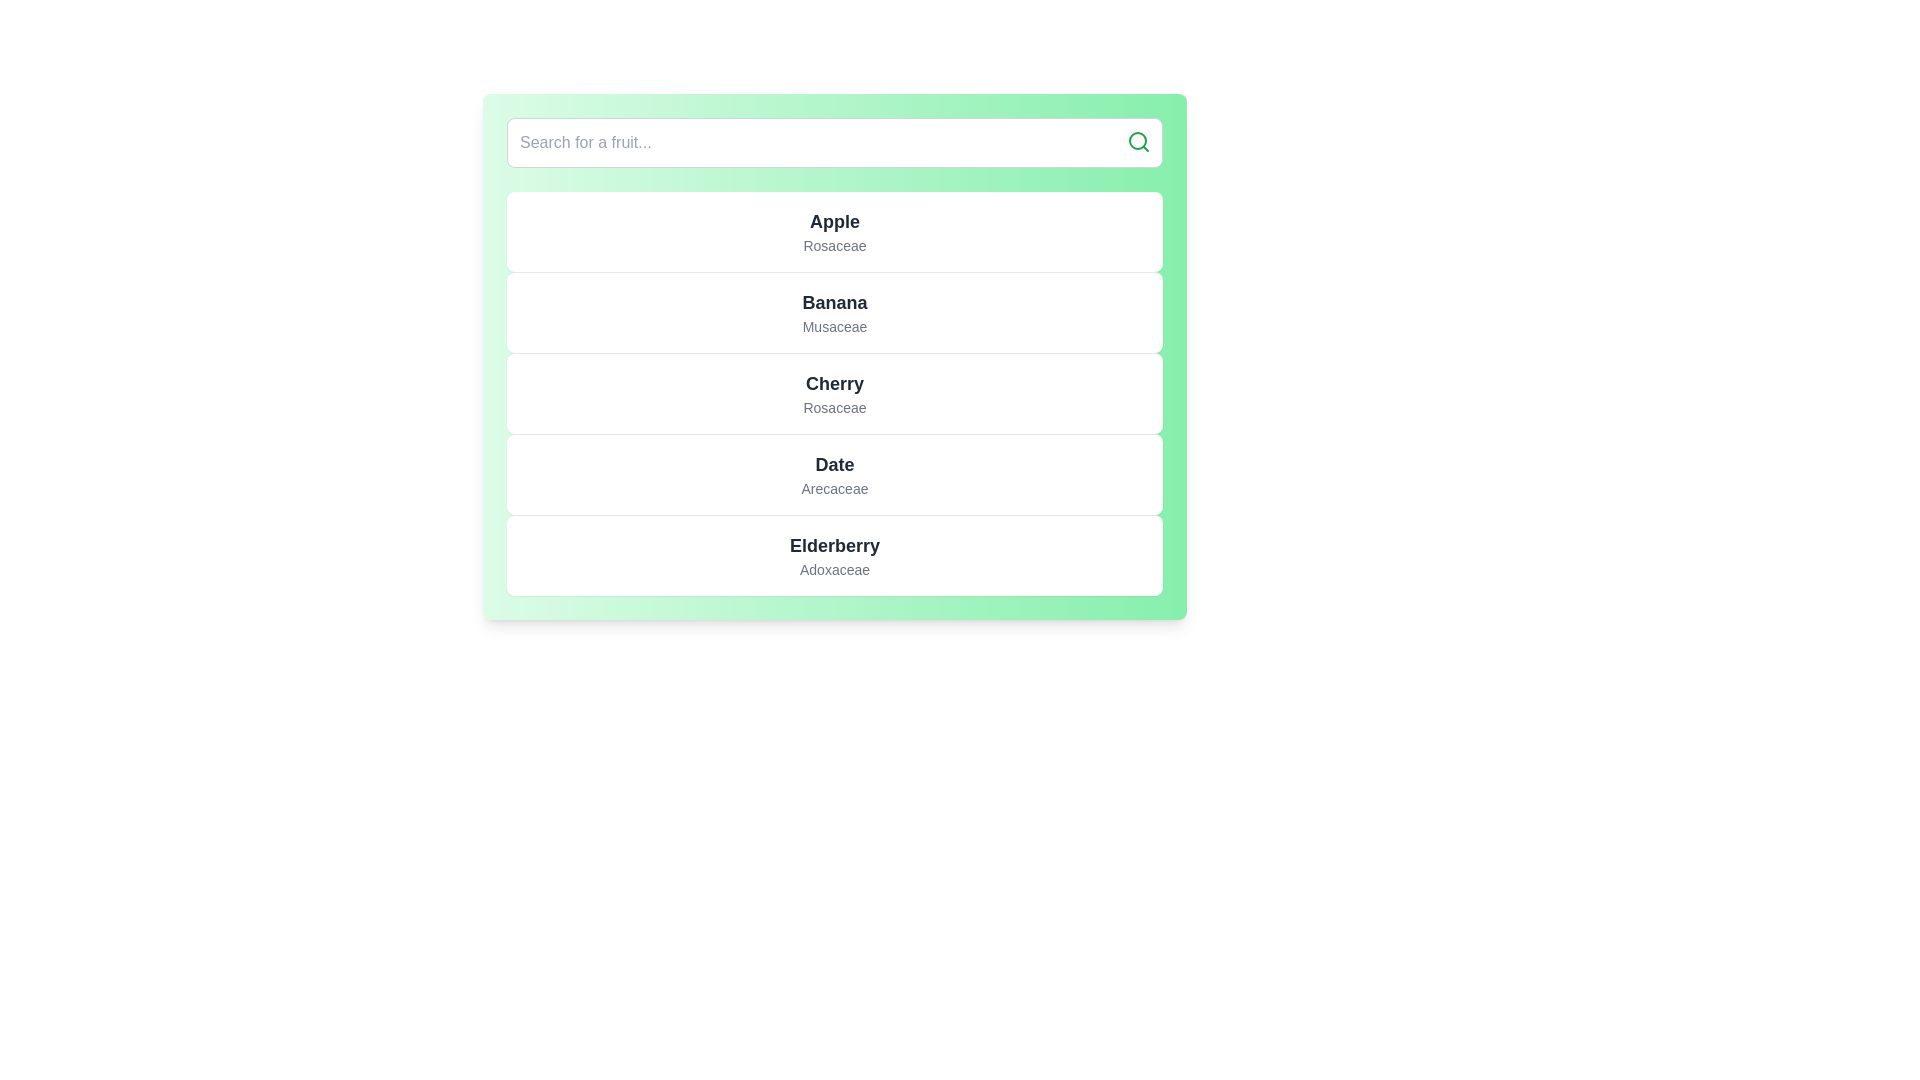  Describe the element at coordinates (1138, 141) in the screenshot. I see `the green magnifying glass icon in the top-right corner of the search bar` at that location.